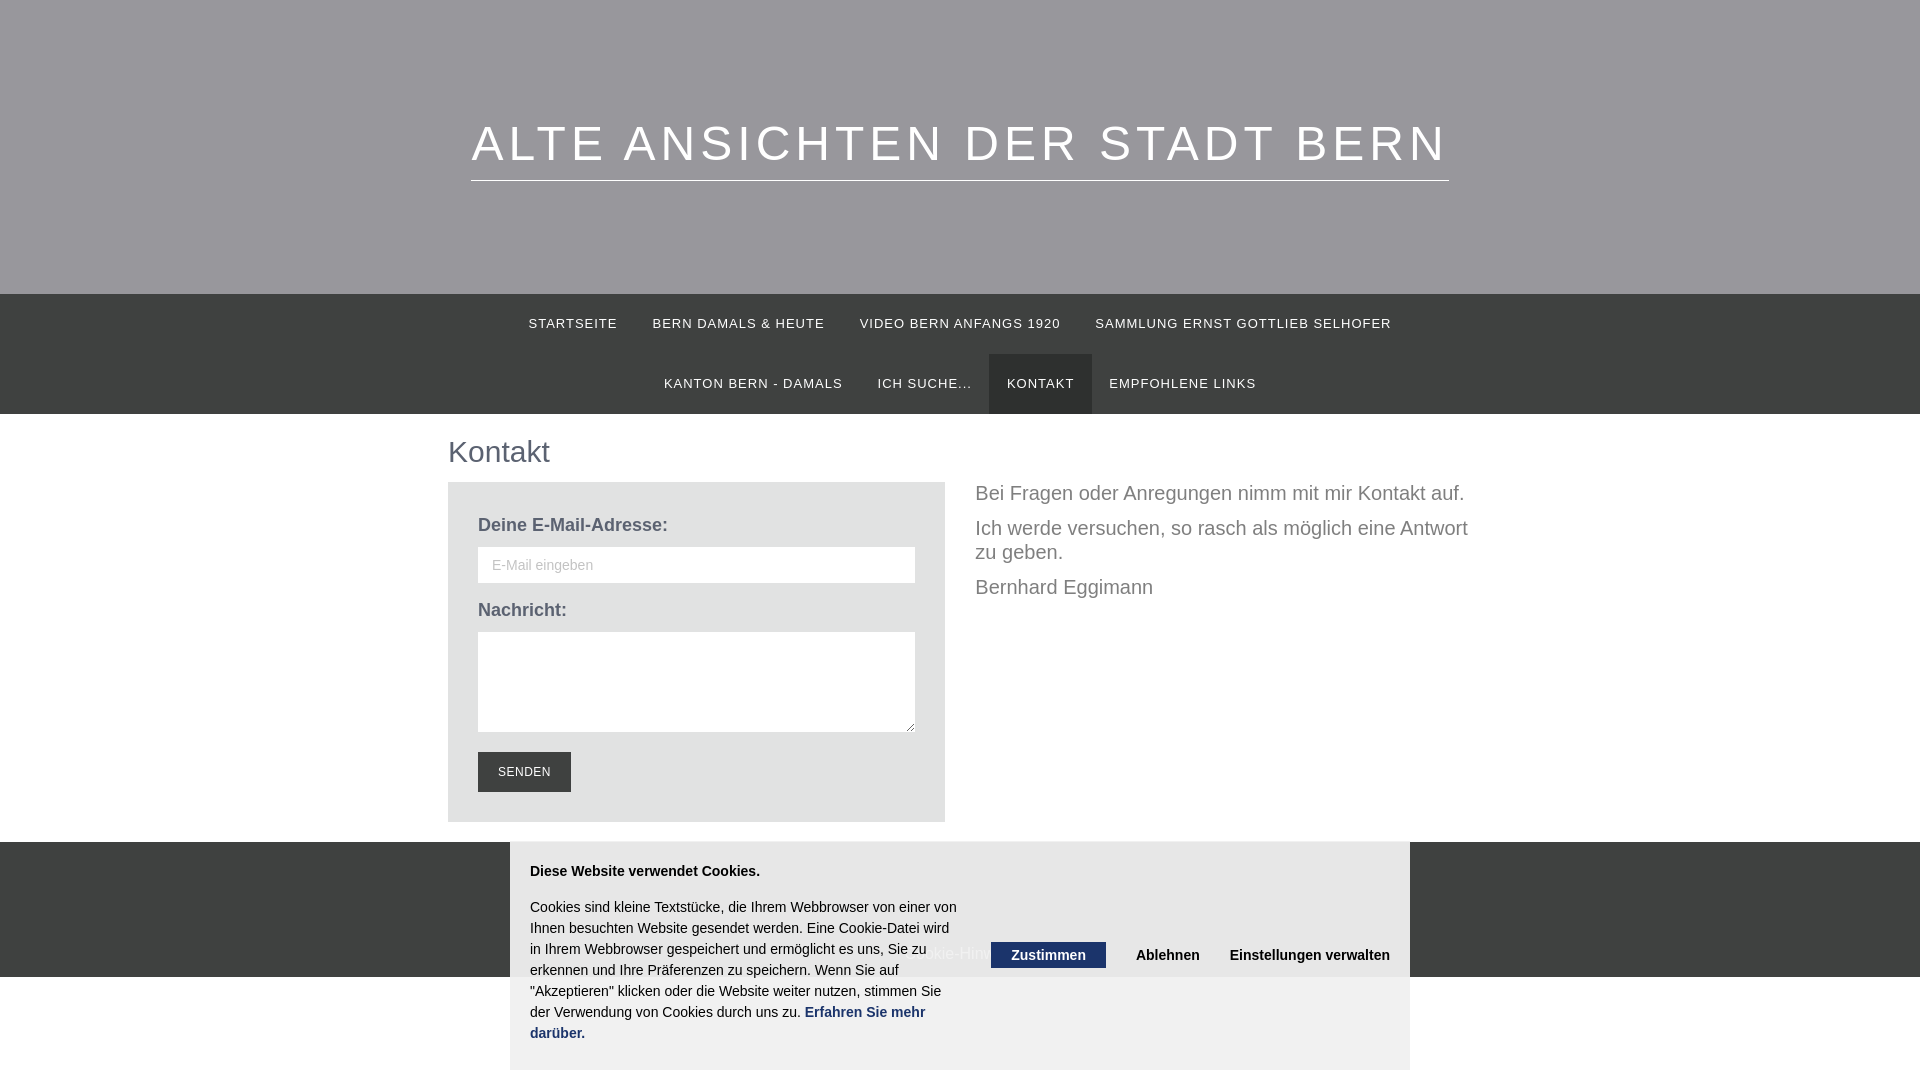 This screenshot has width=1920, height=1080. What do you see at coordinates (737, 323) in the screenshot?
I see `'BERN DAMALS & HEUTE'` at bounding box center [737, 323].